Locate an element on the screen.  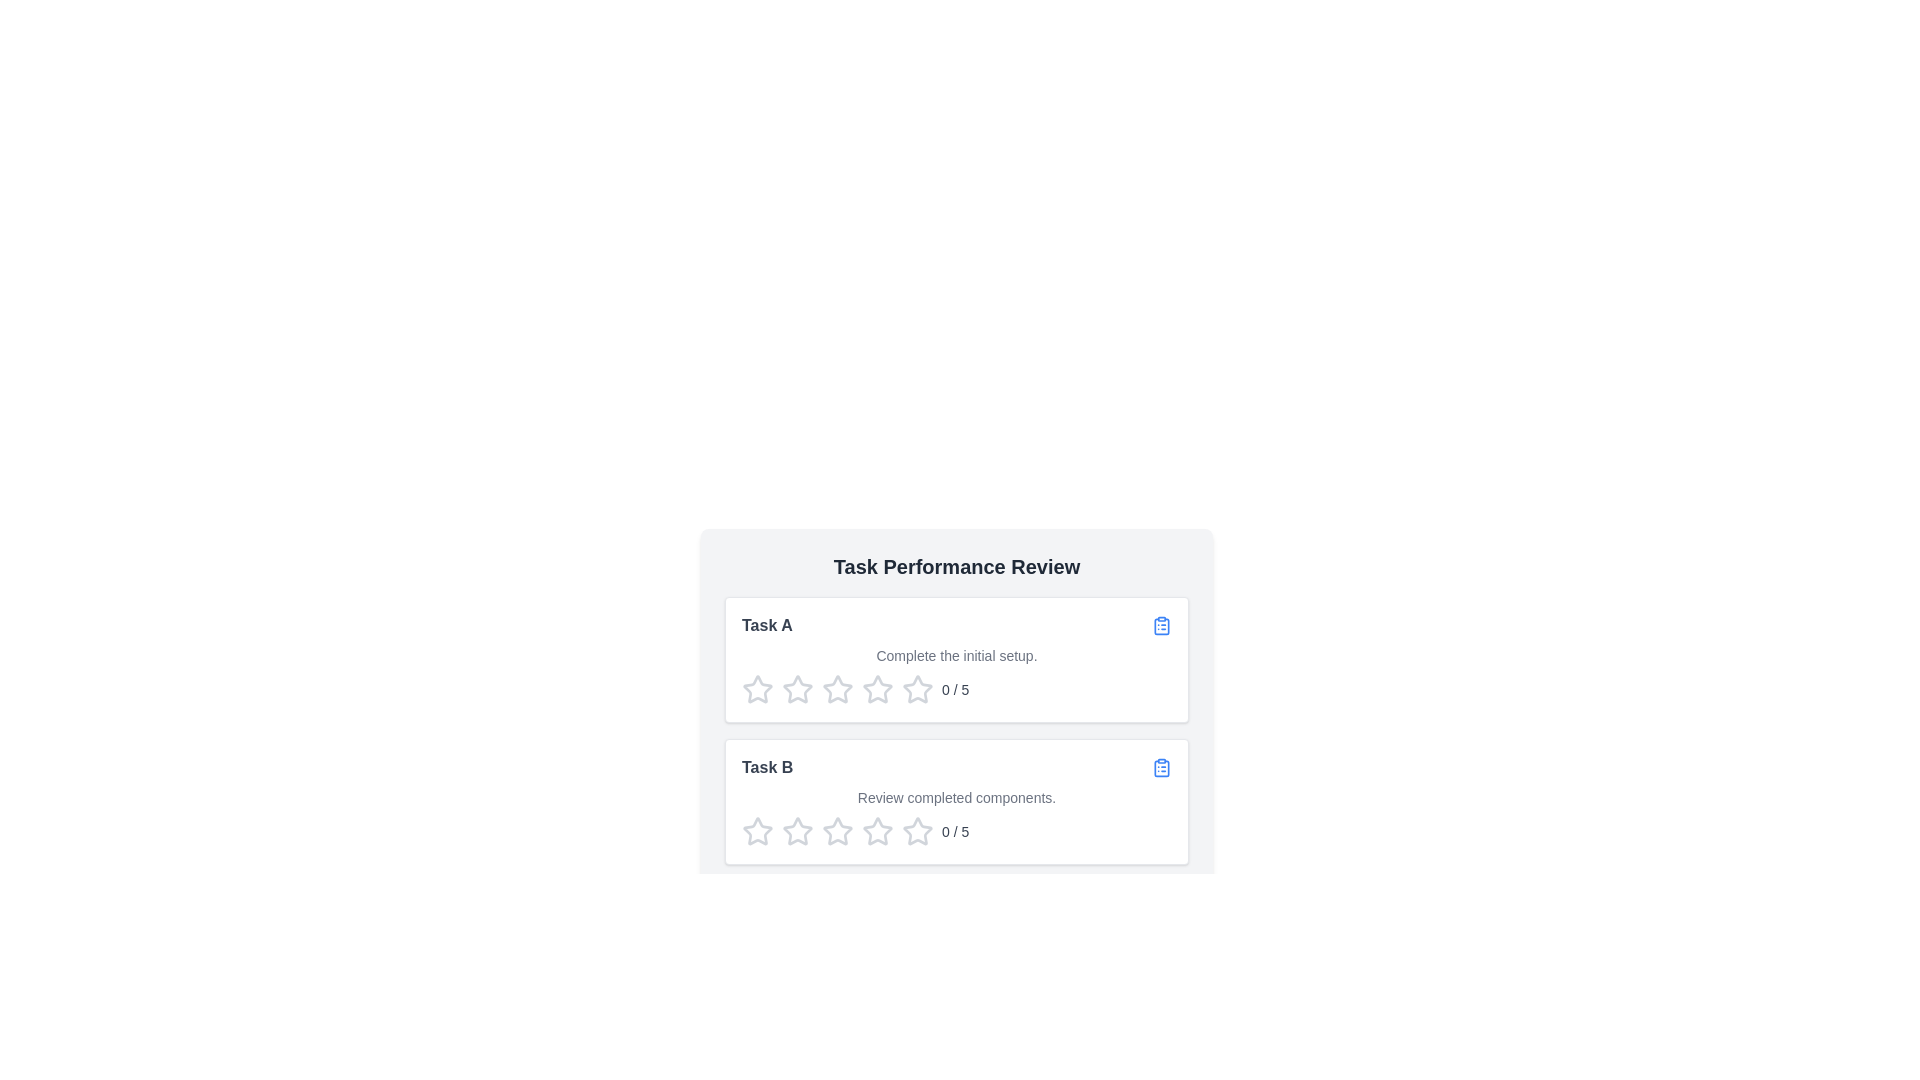
the fourth interactive rating star in gray color located beneath the 'Task A' title in the task review card is located at coordinates (916, 688).